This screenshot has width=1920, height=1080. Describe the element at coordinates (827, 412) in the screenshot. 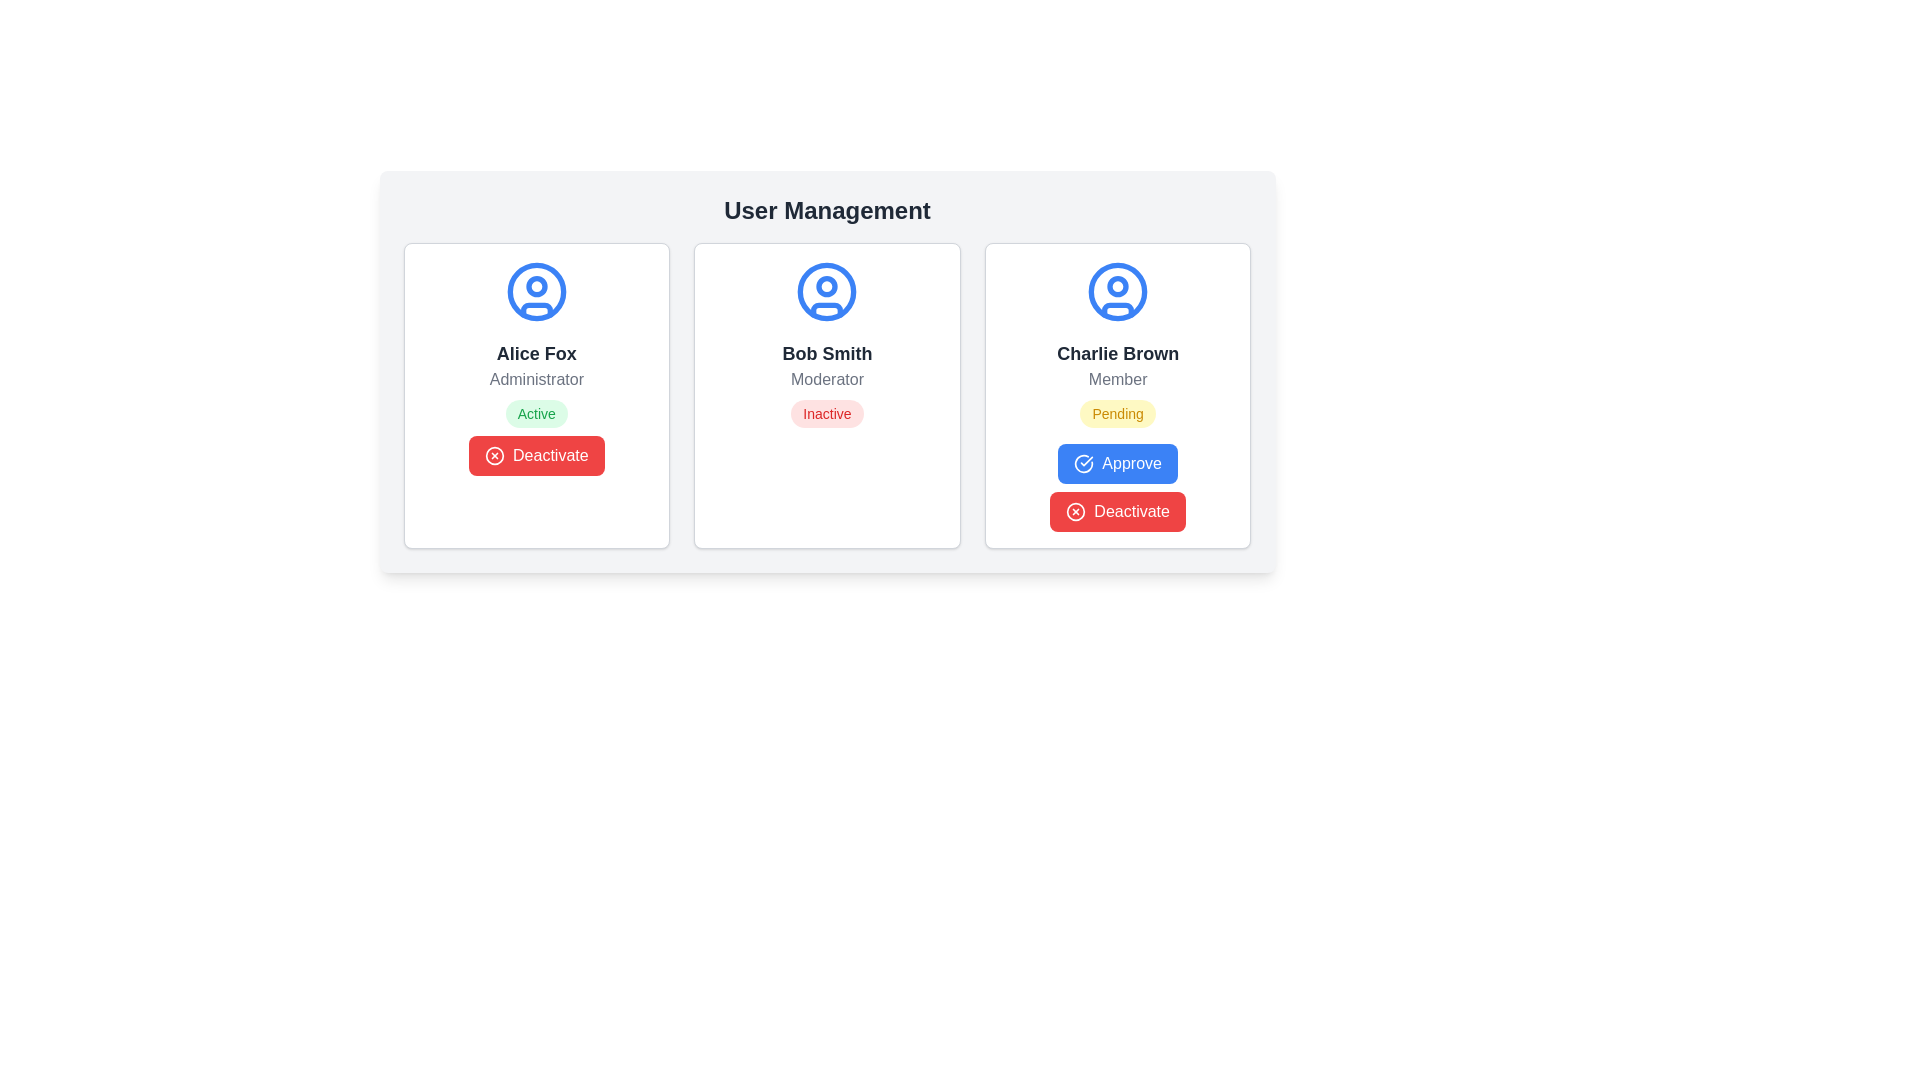

I see `the Status badge indicating 'Inactive' located at the bottom of the user card for 'Bob Smith', a Moderator` at that location.